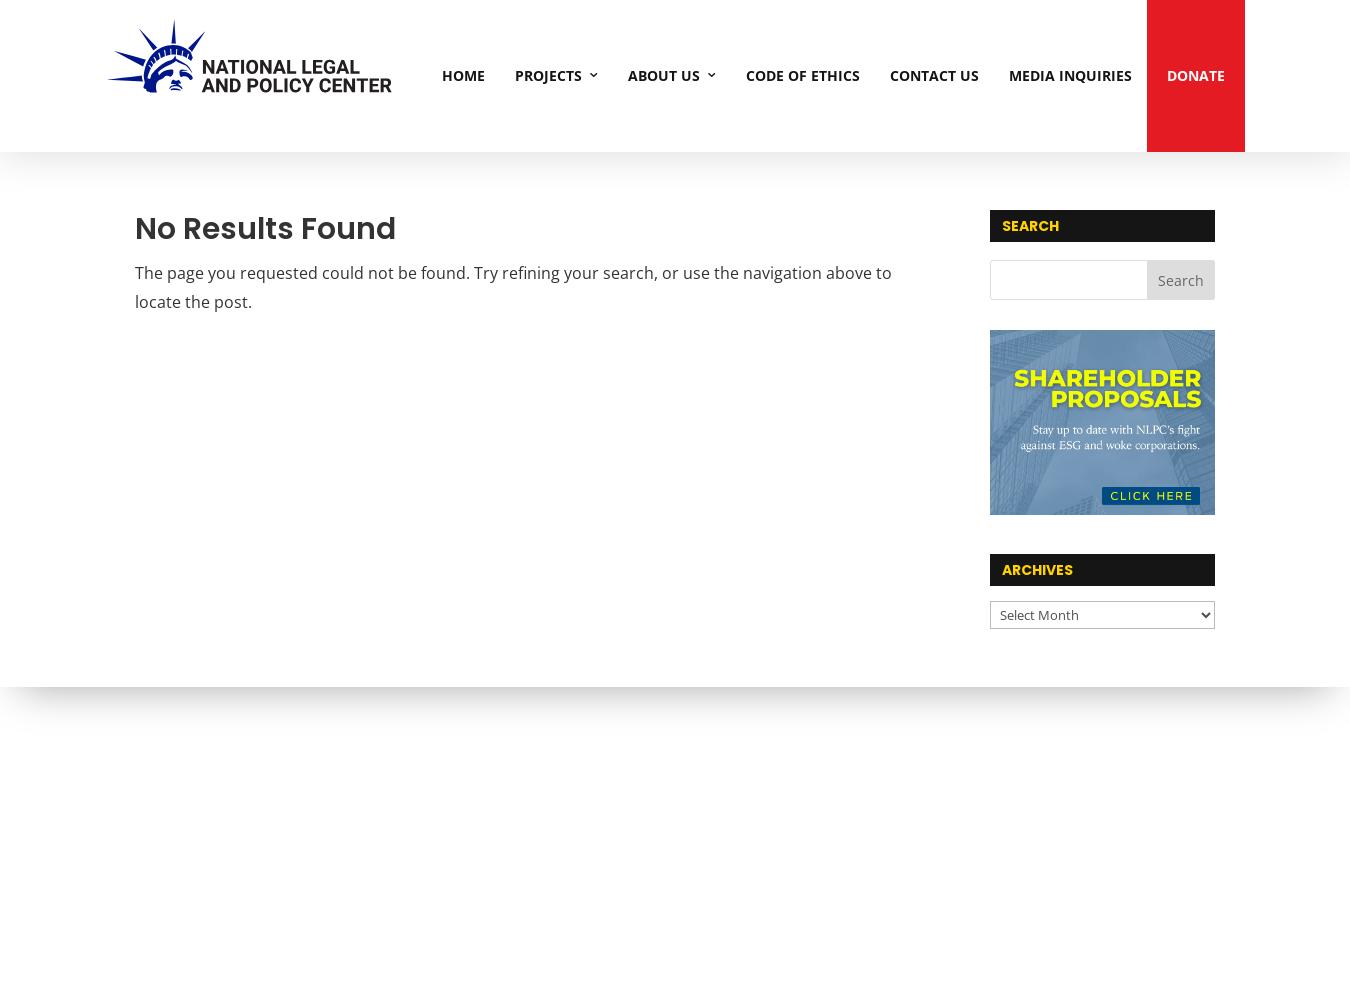 This screenshot has width=1350, height=1000. What do you see at coordinates (589, 212) in the screenshot?
I see `'Corporate Integrity Project'` at bounding box center [589, 212].